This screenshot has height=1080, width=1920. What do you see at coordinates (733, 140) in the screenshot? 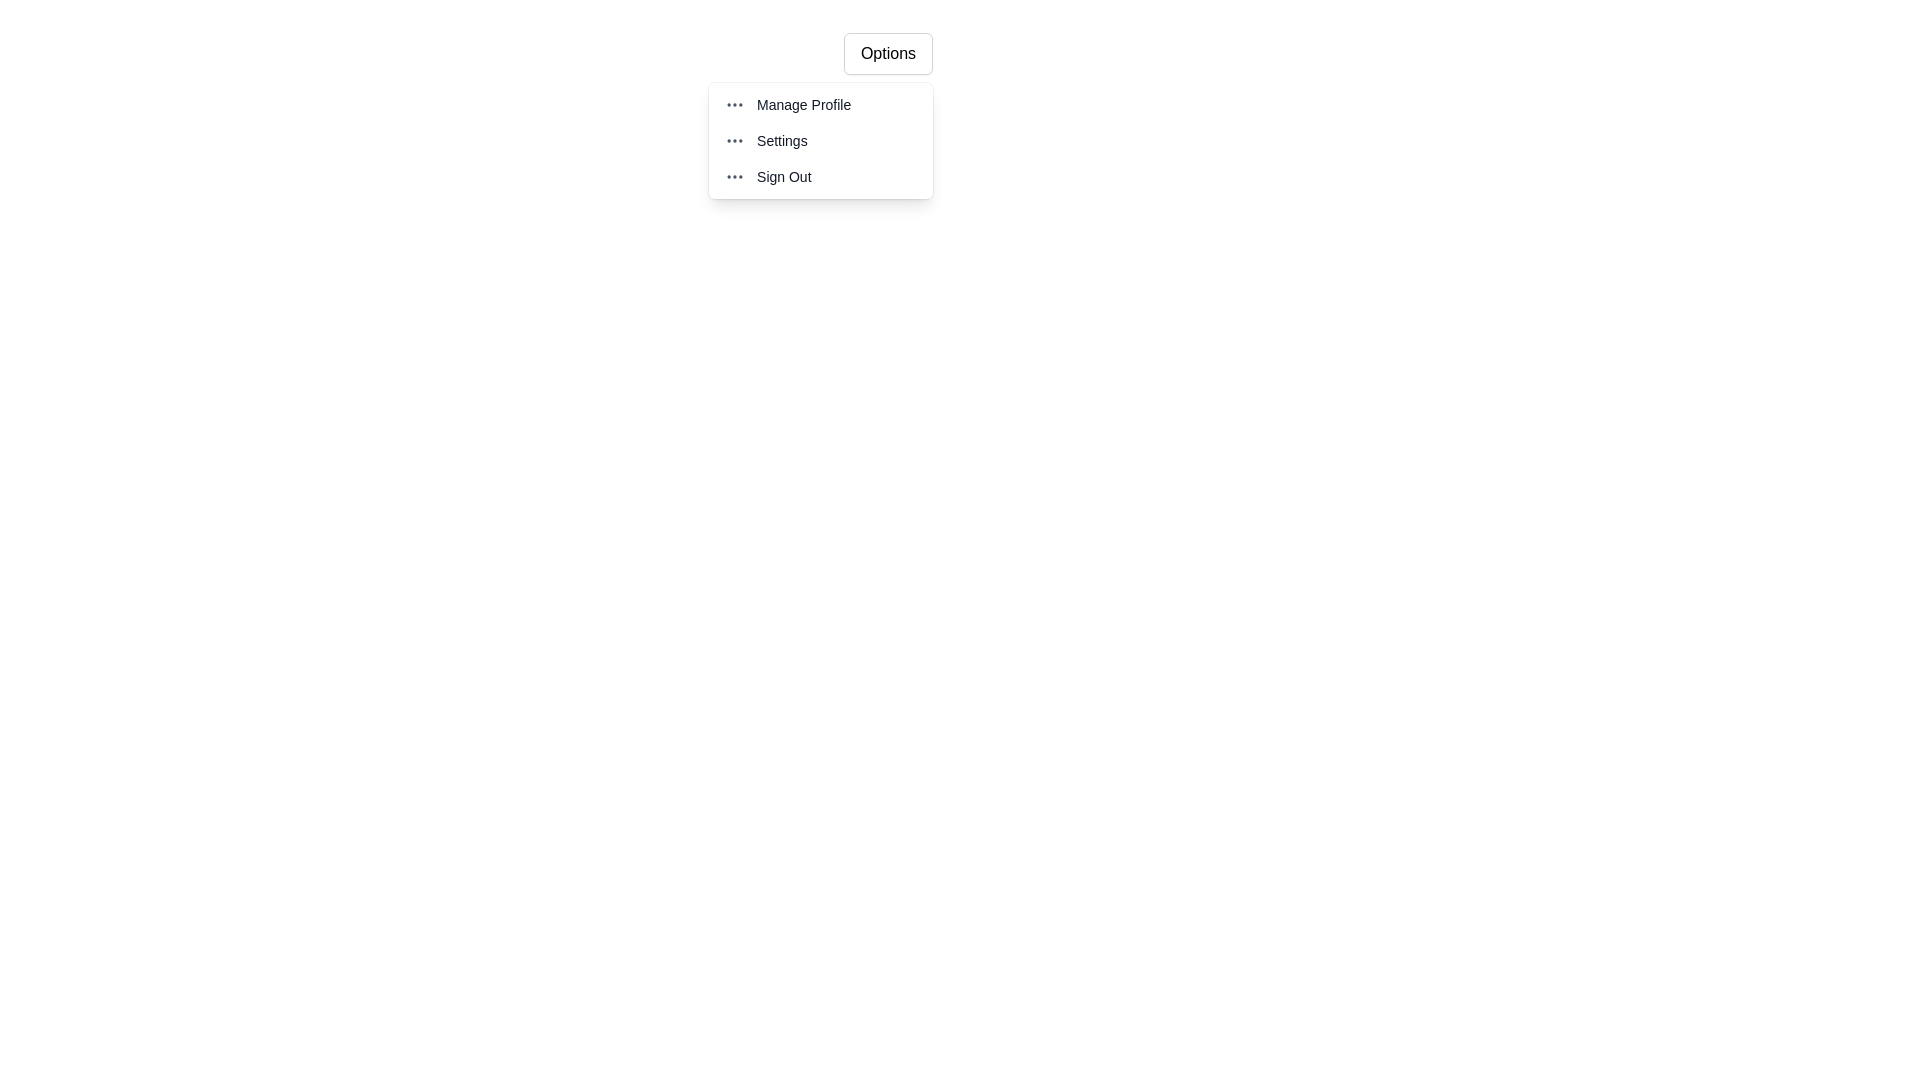
I see `the minimalist ellipsis icon consisting of three horizontally aligned dots, located to the left of the 'Settings' label` at bounding box center [733, 140].